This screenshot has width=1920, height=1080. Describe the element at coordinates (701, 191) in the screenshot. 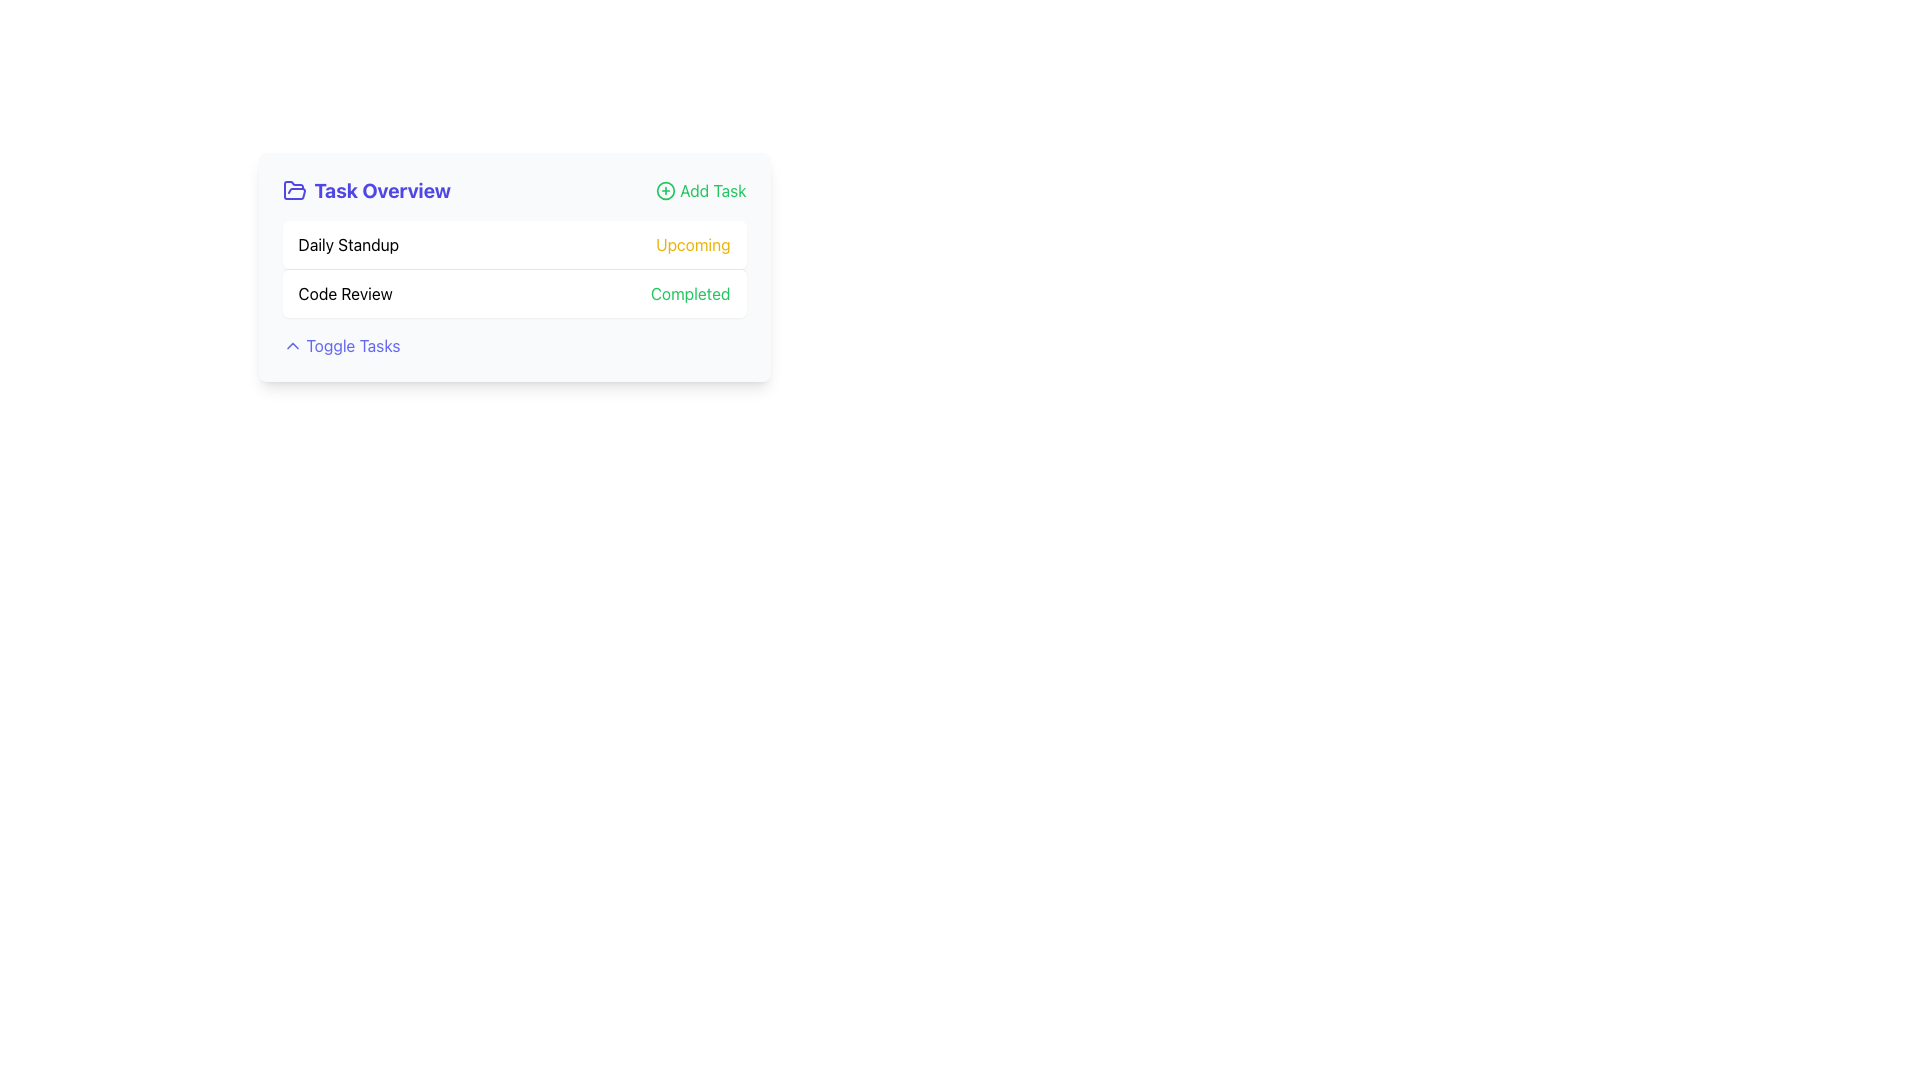

I see `the 'Add Task' button located in the top-right corner of the 'Task Overview' section header` at that location.